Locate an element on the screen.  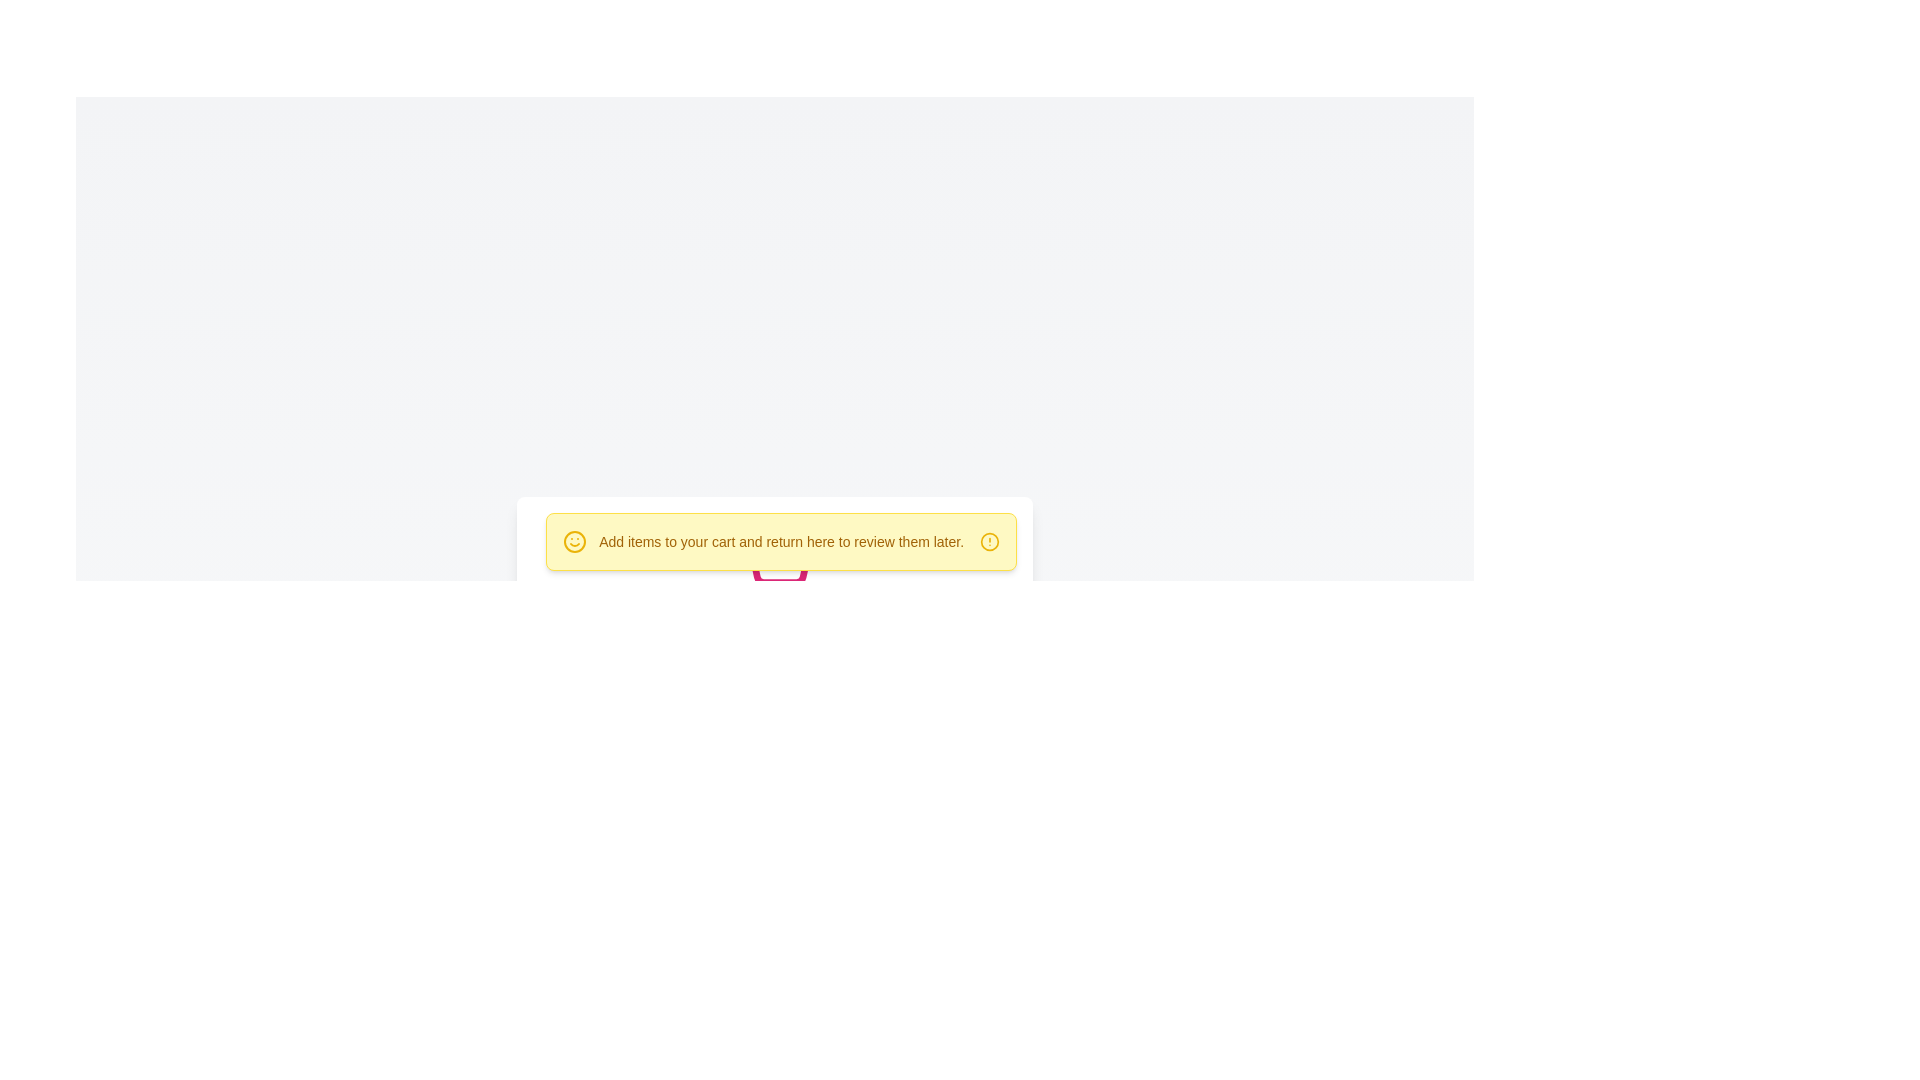
the Informative banner located at the top-right corner of the central panel is located at coordinates (780, 542).